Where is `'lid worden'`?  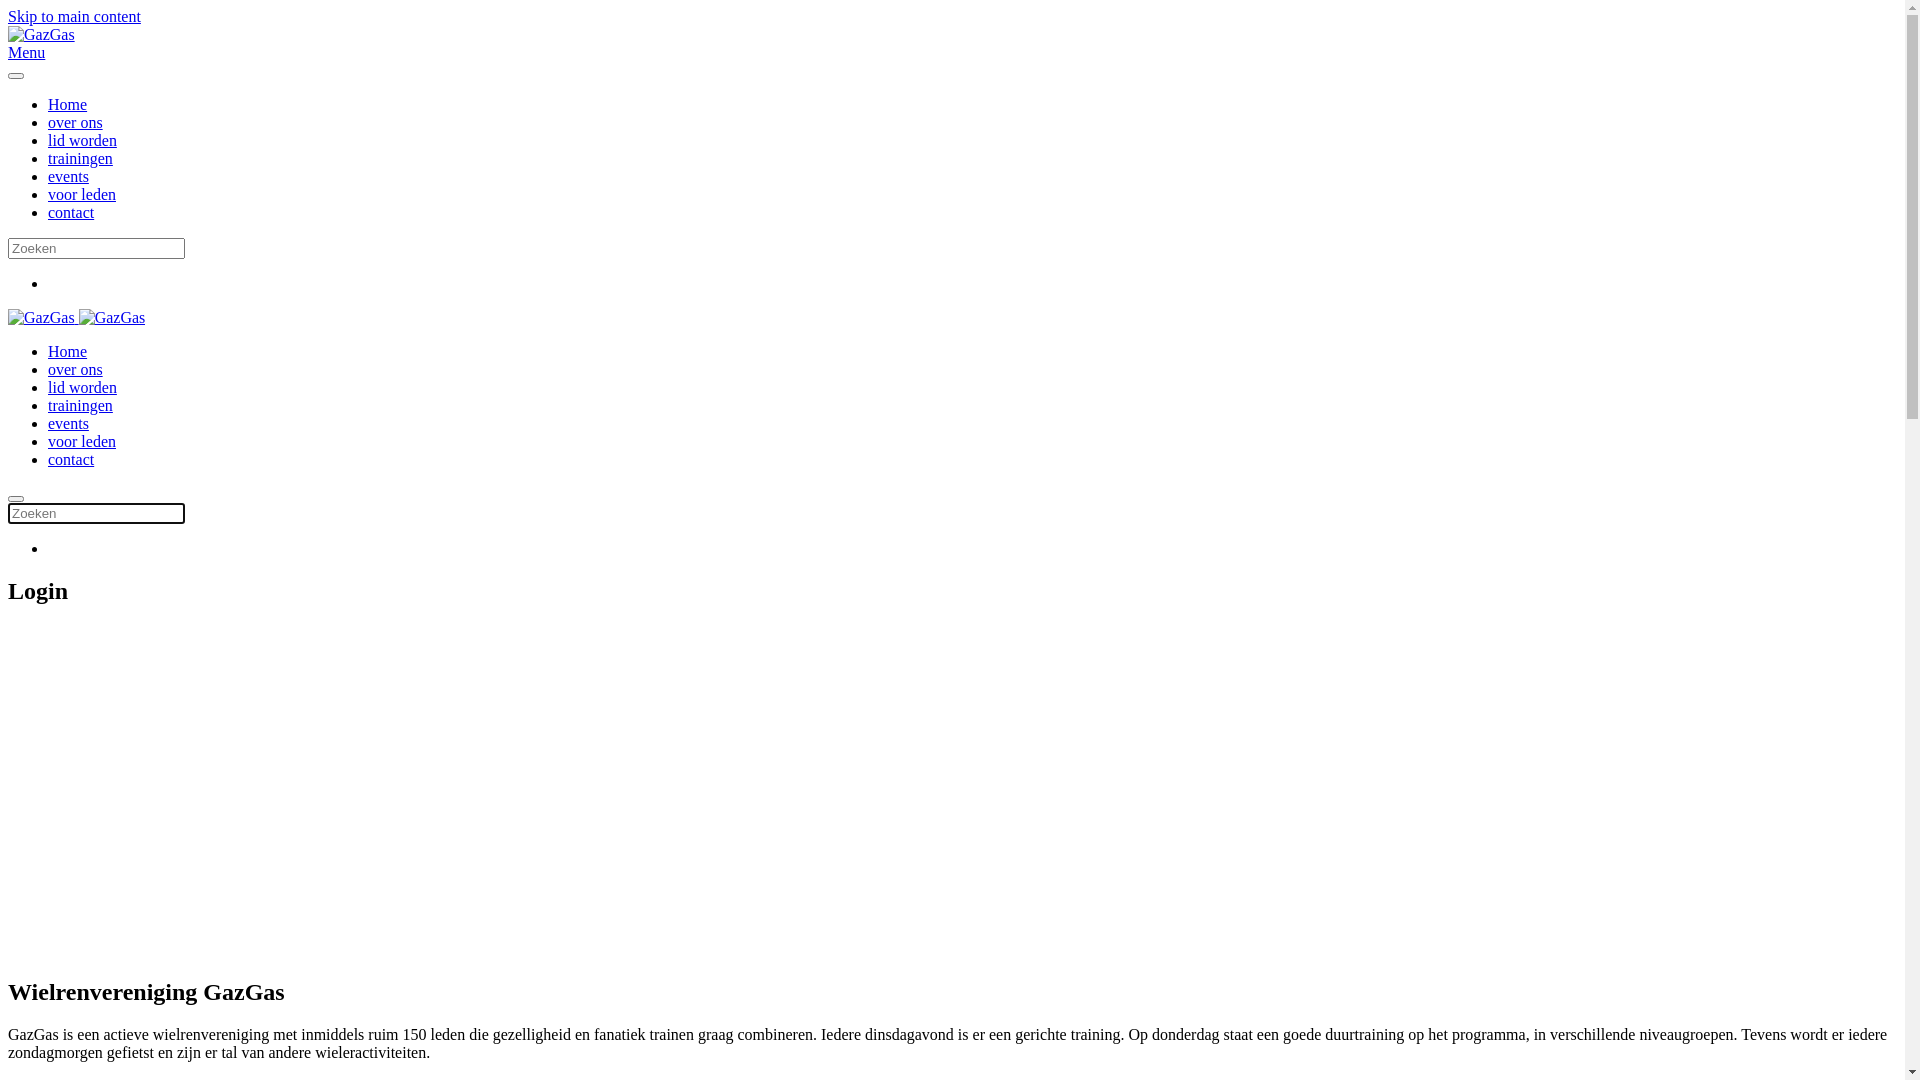
'lid worden' is located at coordinates (81, 139).